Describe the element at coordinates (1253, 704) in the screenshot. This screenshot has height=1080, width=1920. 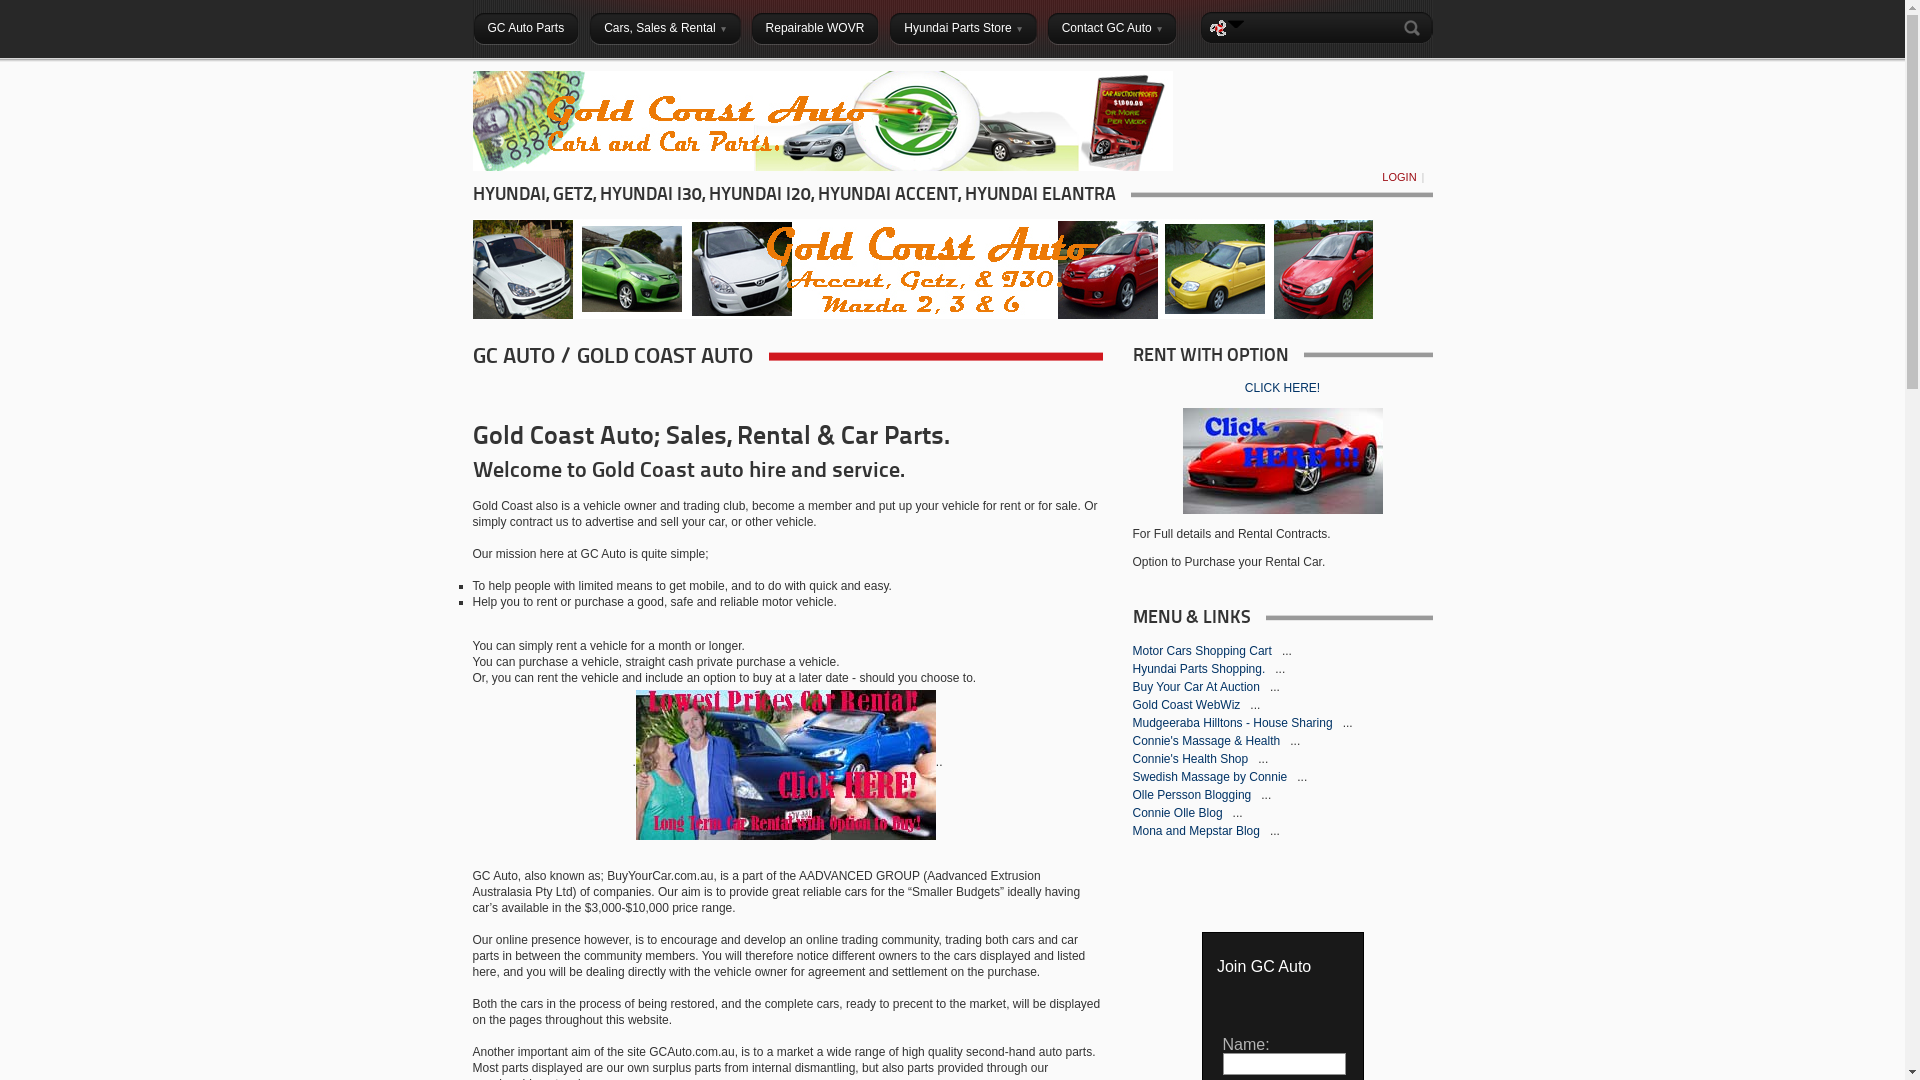
I see `'...'` at that location.